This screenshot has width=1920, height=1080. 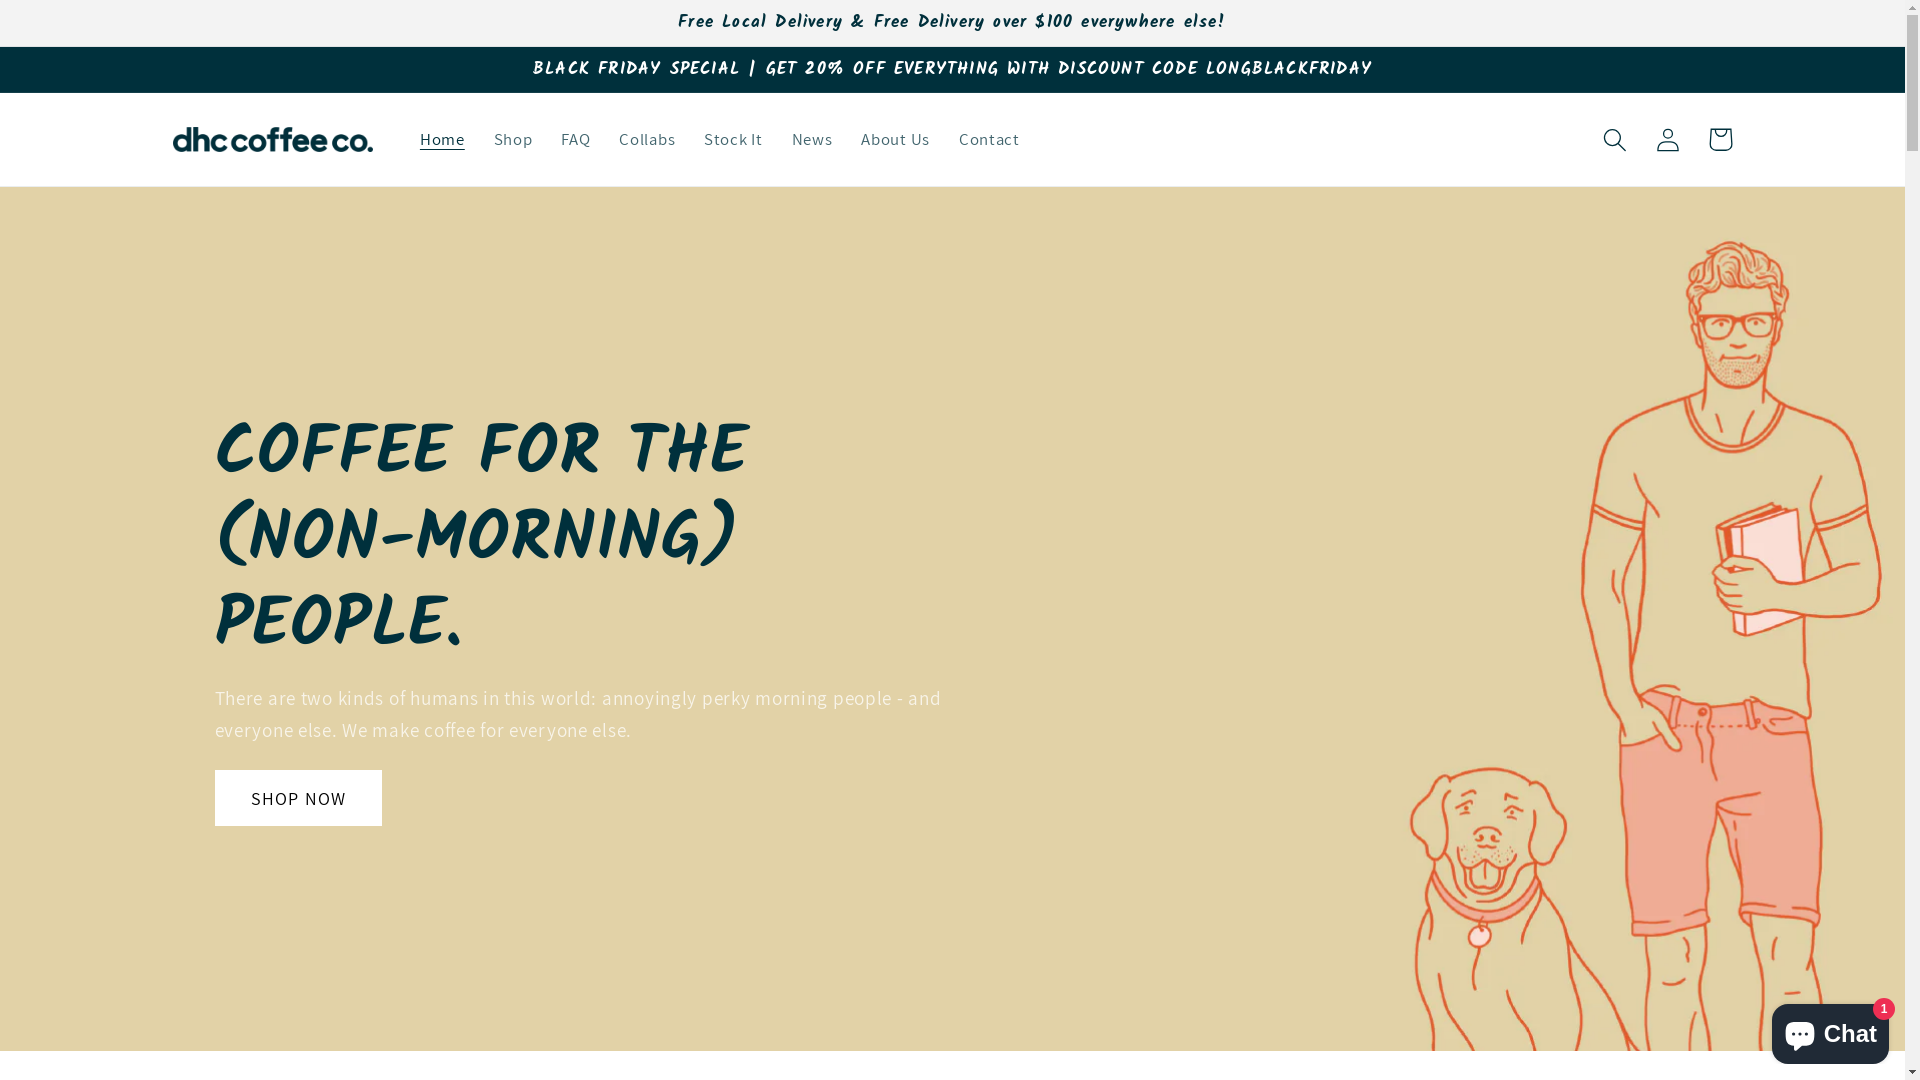 I want to click on 'Log in', so click(x=1667, y=138).